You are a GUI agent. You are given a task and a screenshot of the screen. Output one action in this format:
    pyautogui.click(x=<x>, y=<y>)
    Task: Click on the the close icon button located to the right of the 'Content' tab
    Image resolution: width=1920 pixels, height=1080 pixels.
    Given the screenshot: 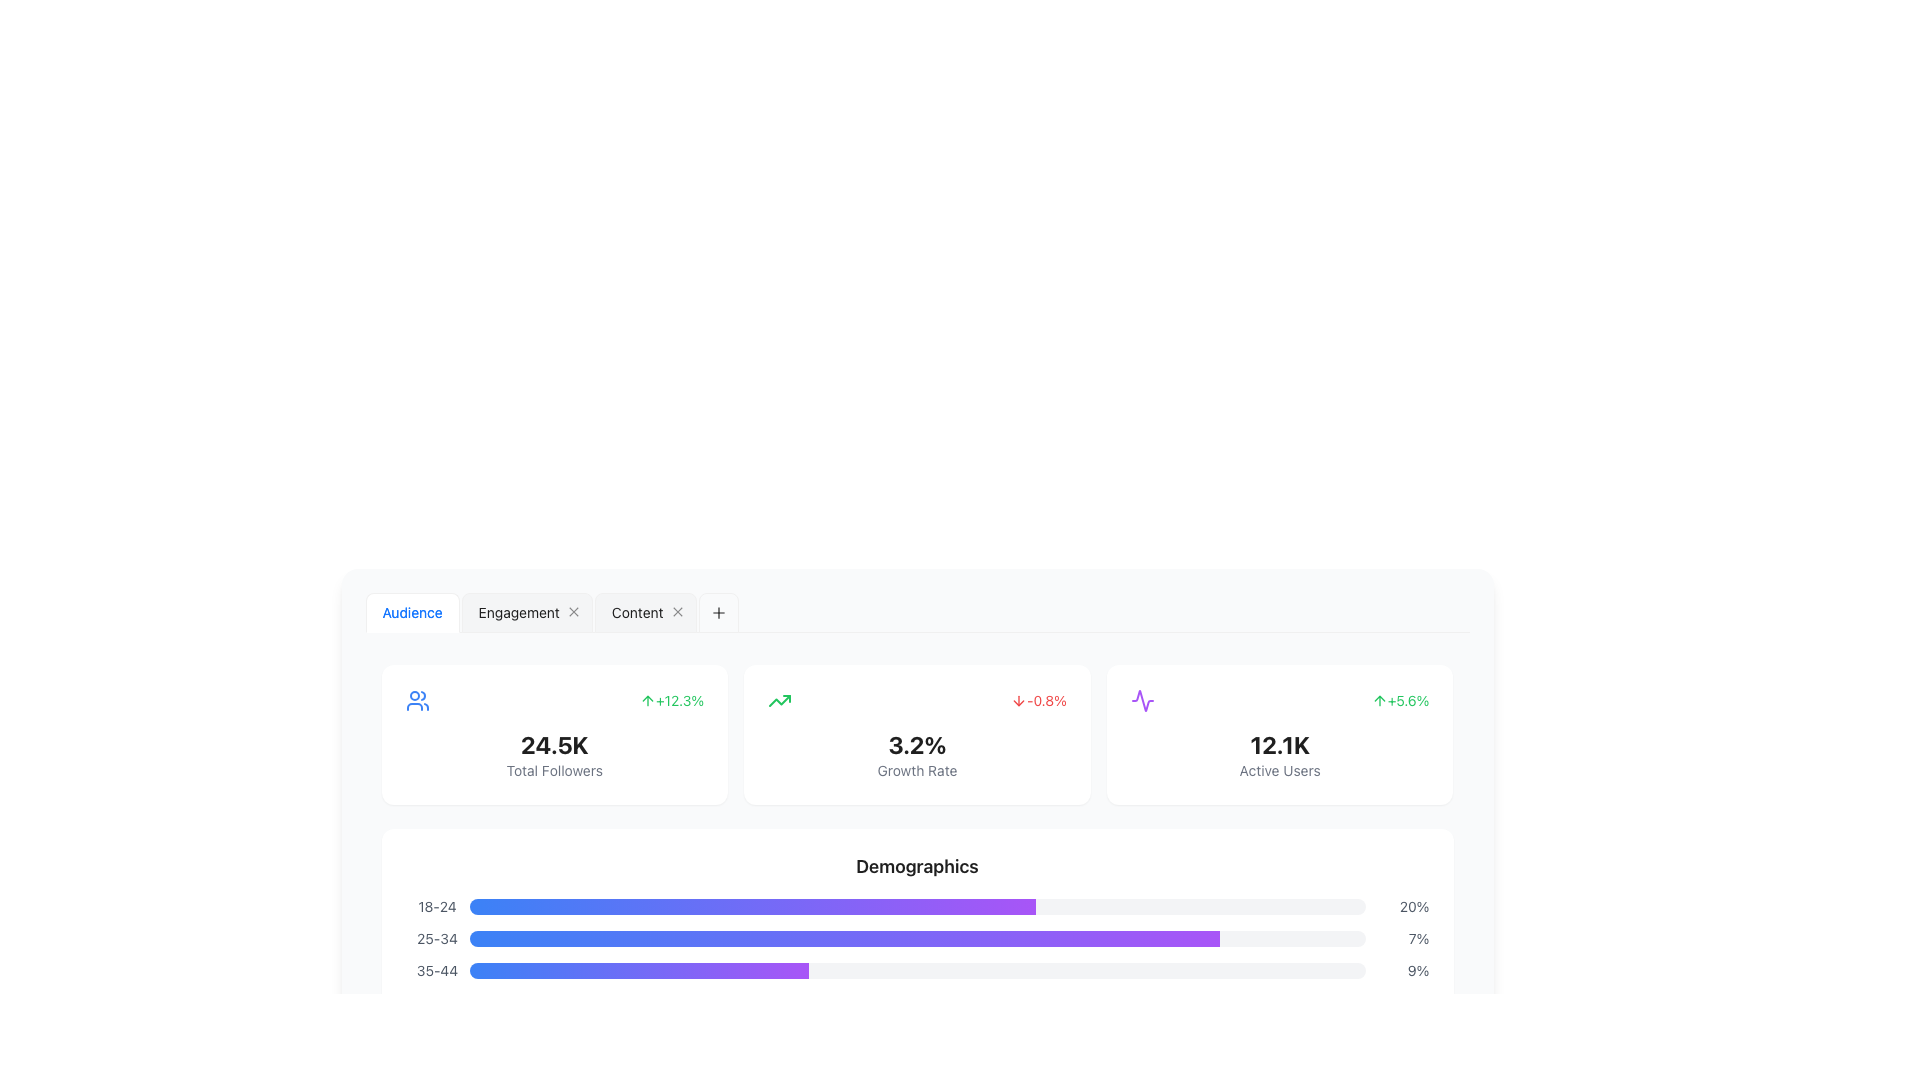 What is the action you would take?
    pyautogui.click(x=677, y=611)
    